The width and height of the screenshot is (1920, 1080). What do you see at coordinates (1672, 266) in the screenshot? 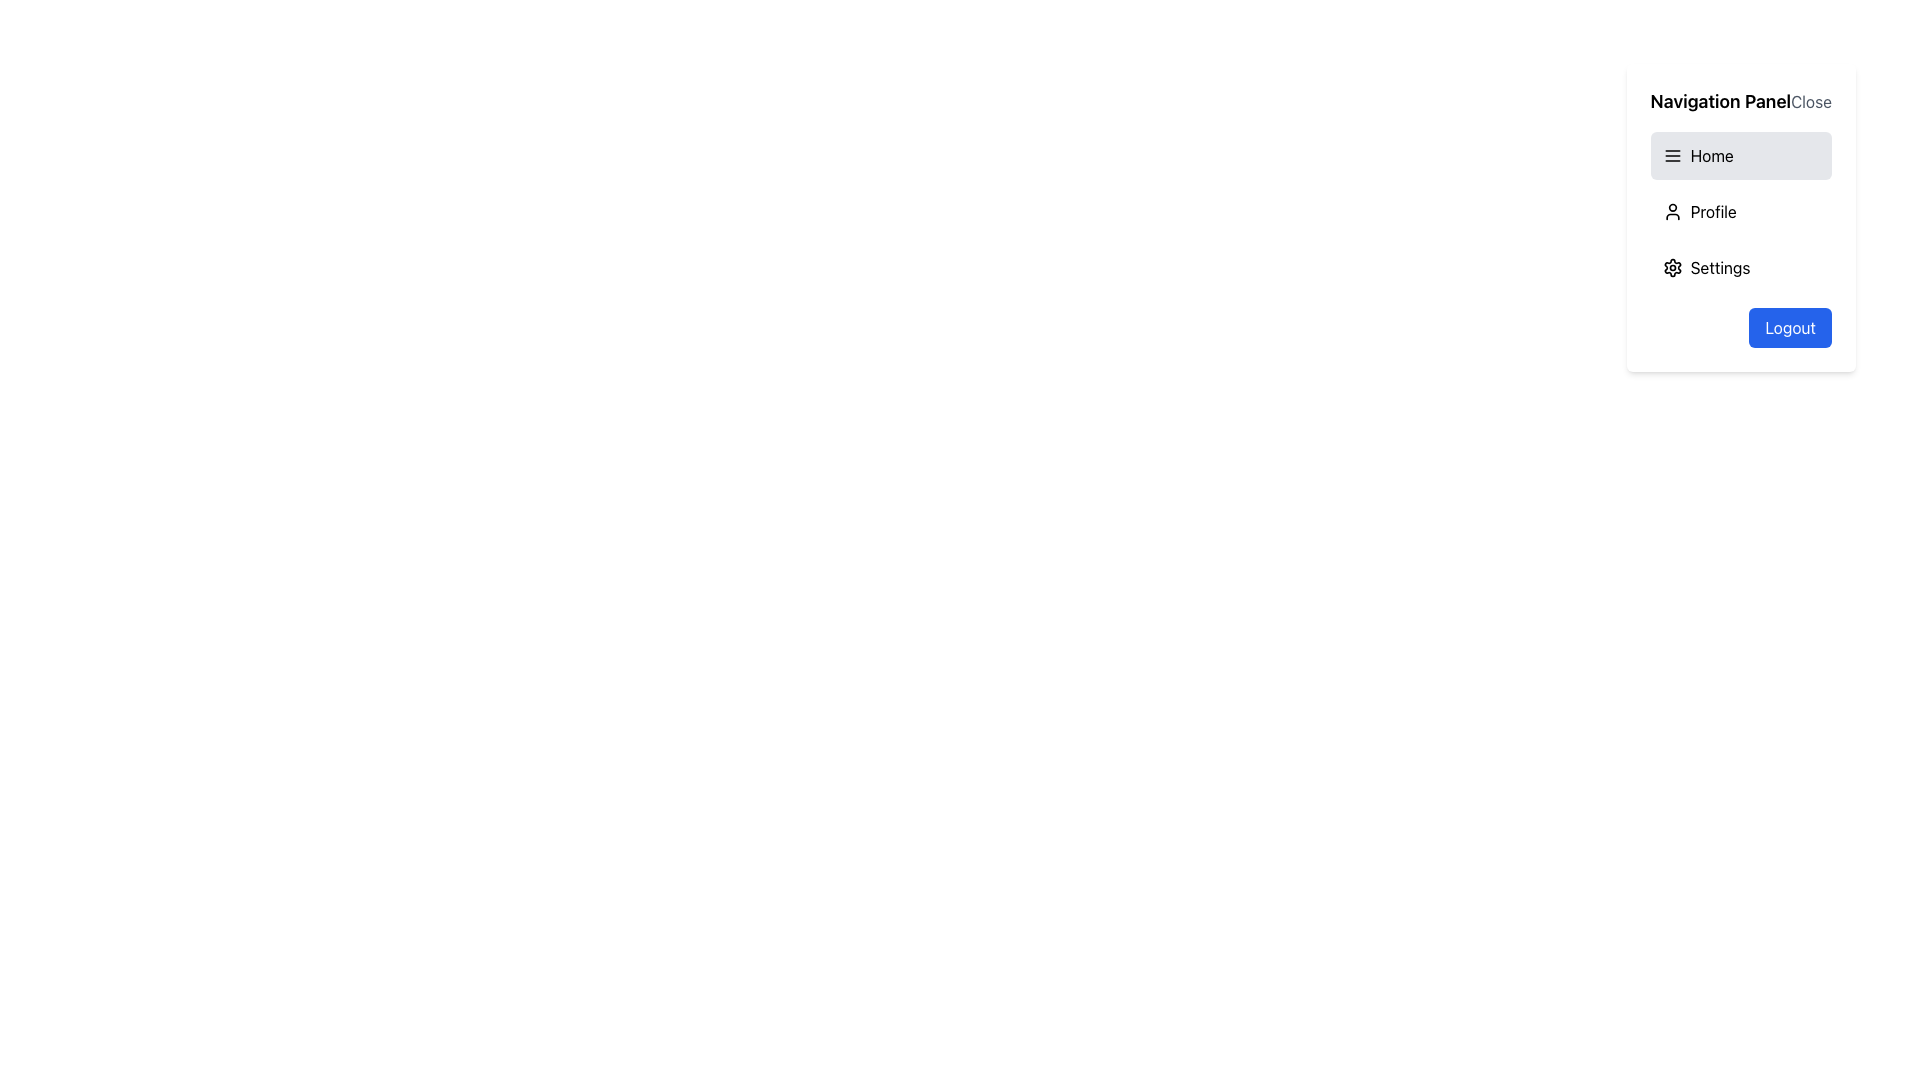
I see `the cogwheel icon located under the navigation menu` at bounding box center [1672, 266].